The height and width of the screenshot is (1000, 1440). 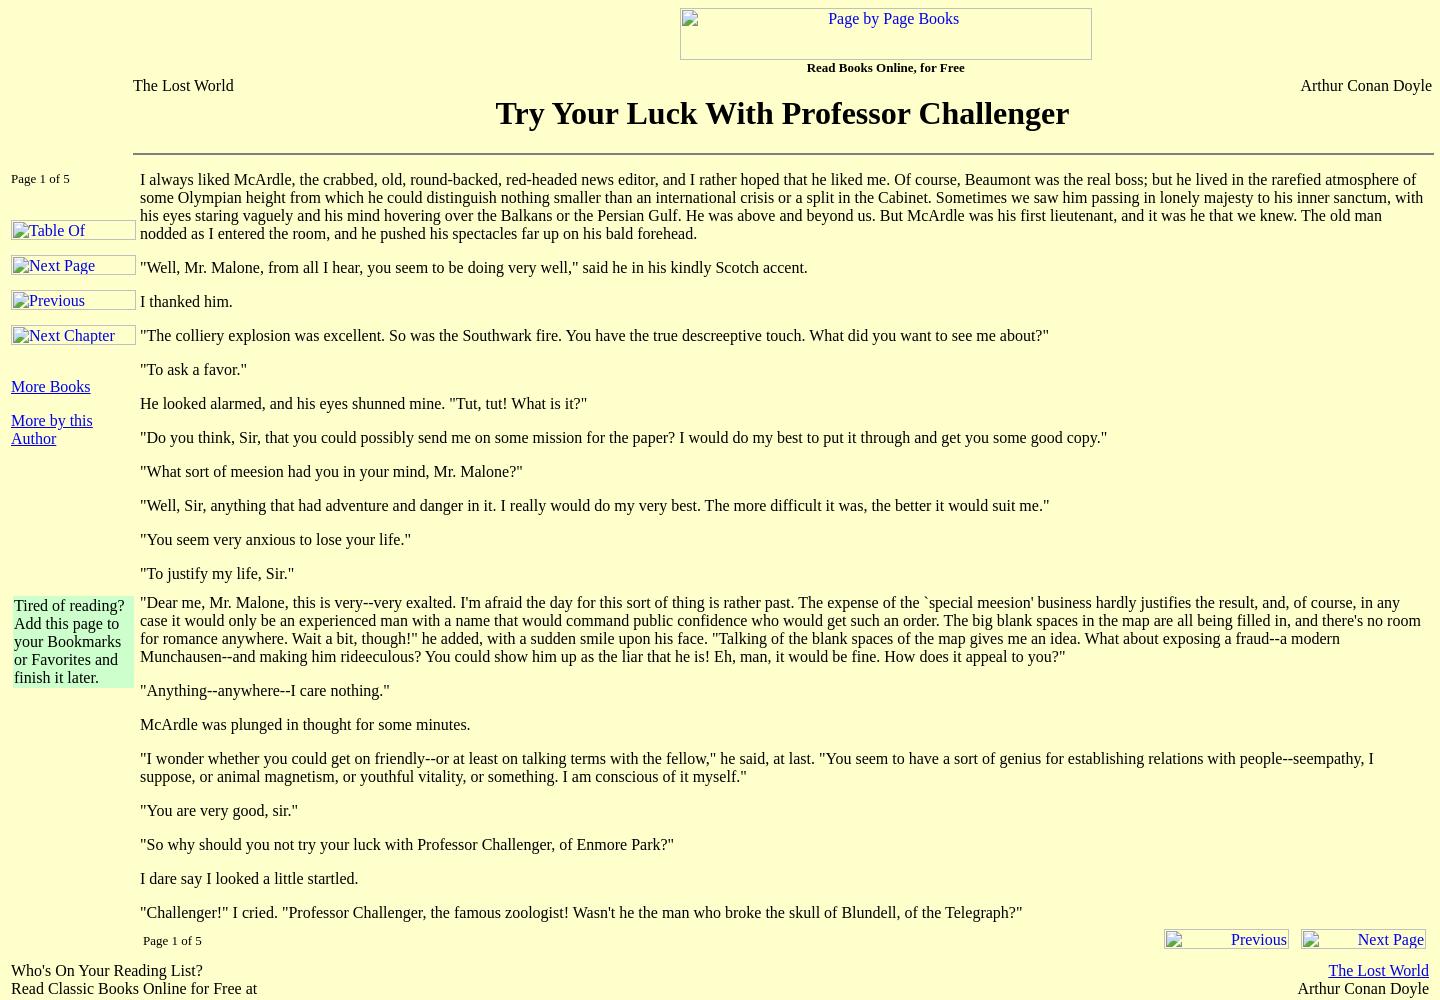 I want to click on '"I wonder whether you could get on friendly--or at least on
talking terms with the fellow," he said, at last.  "You seem to
have a sort of genius for establishing relations with
people--seempathy, I suppose, or animal magnetism, or youthful
vitality, or something.  I am conscious of it myself."', so click(x=755, y=767).